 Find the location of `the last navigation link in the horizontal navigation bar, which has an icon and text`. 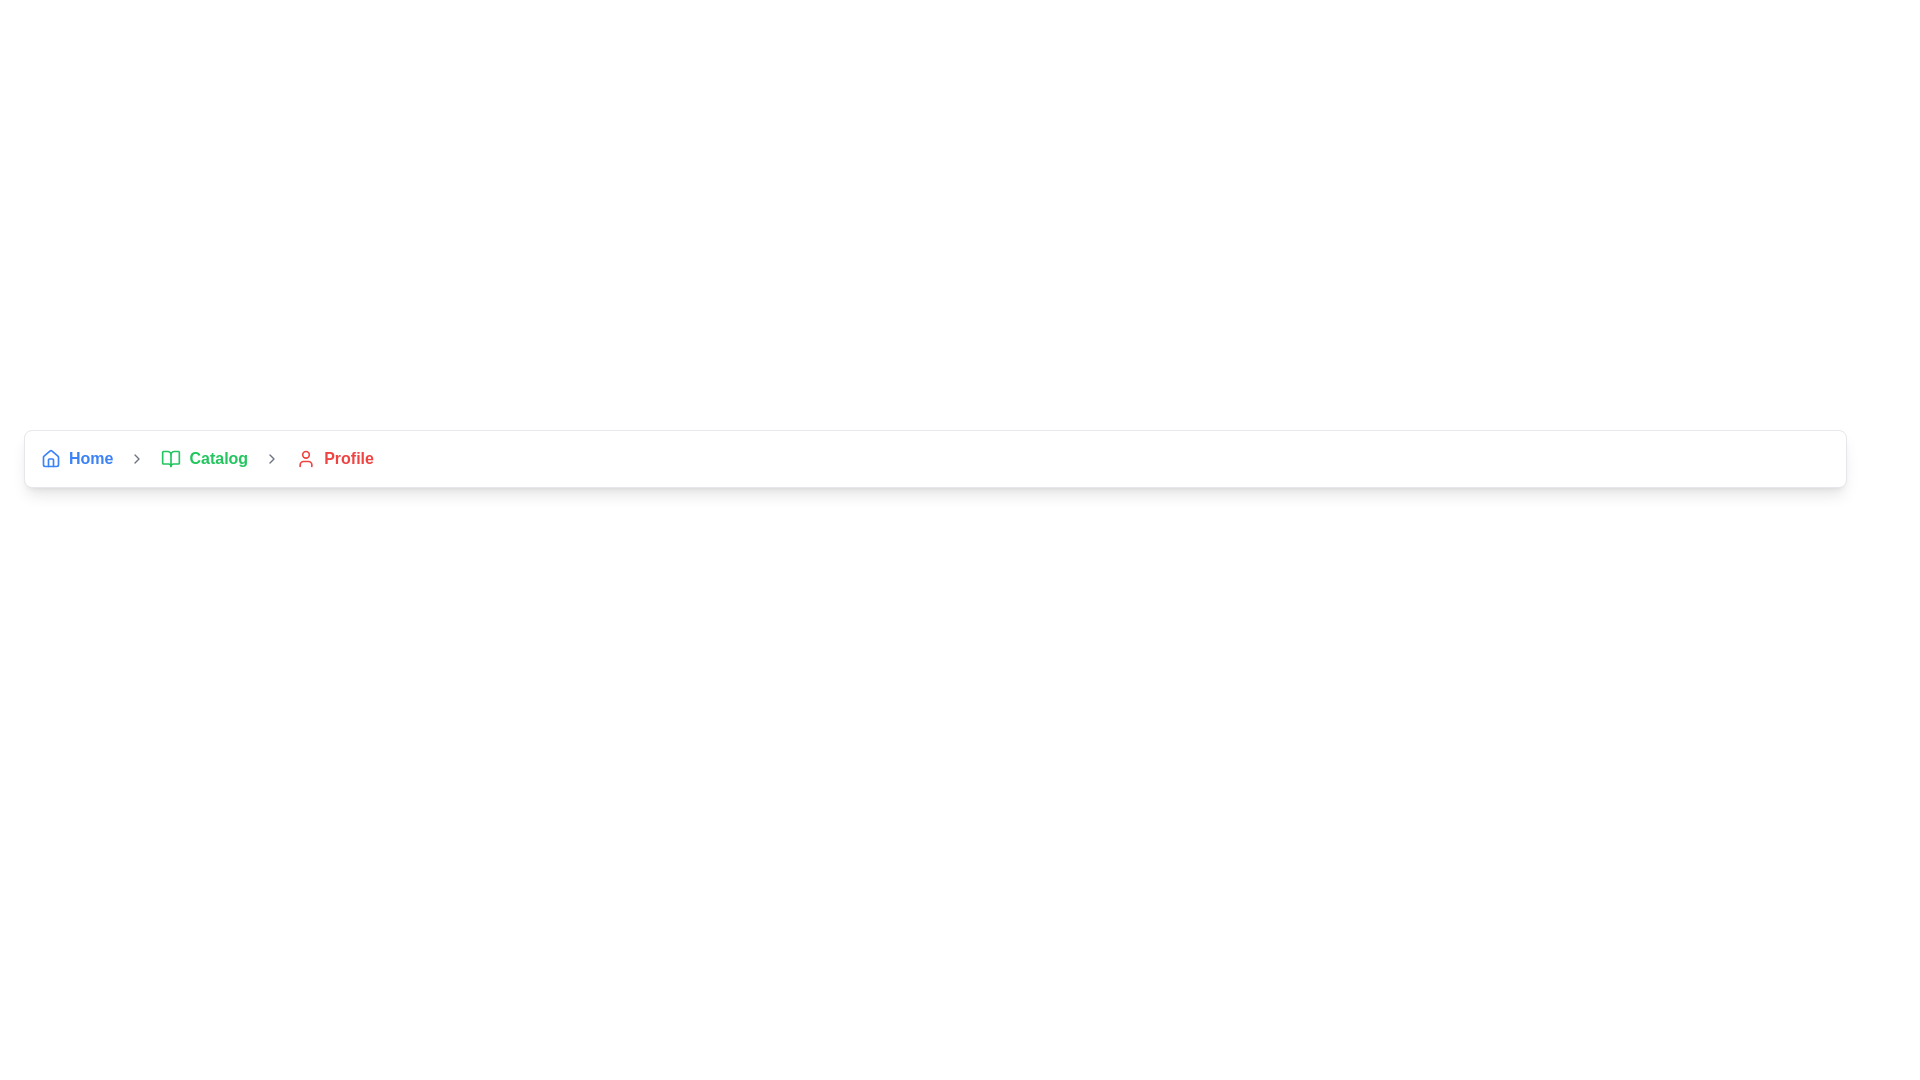

the last navigation link in the horizontal navigation bar, which has an icon and text is located at coordinates (335, 459).